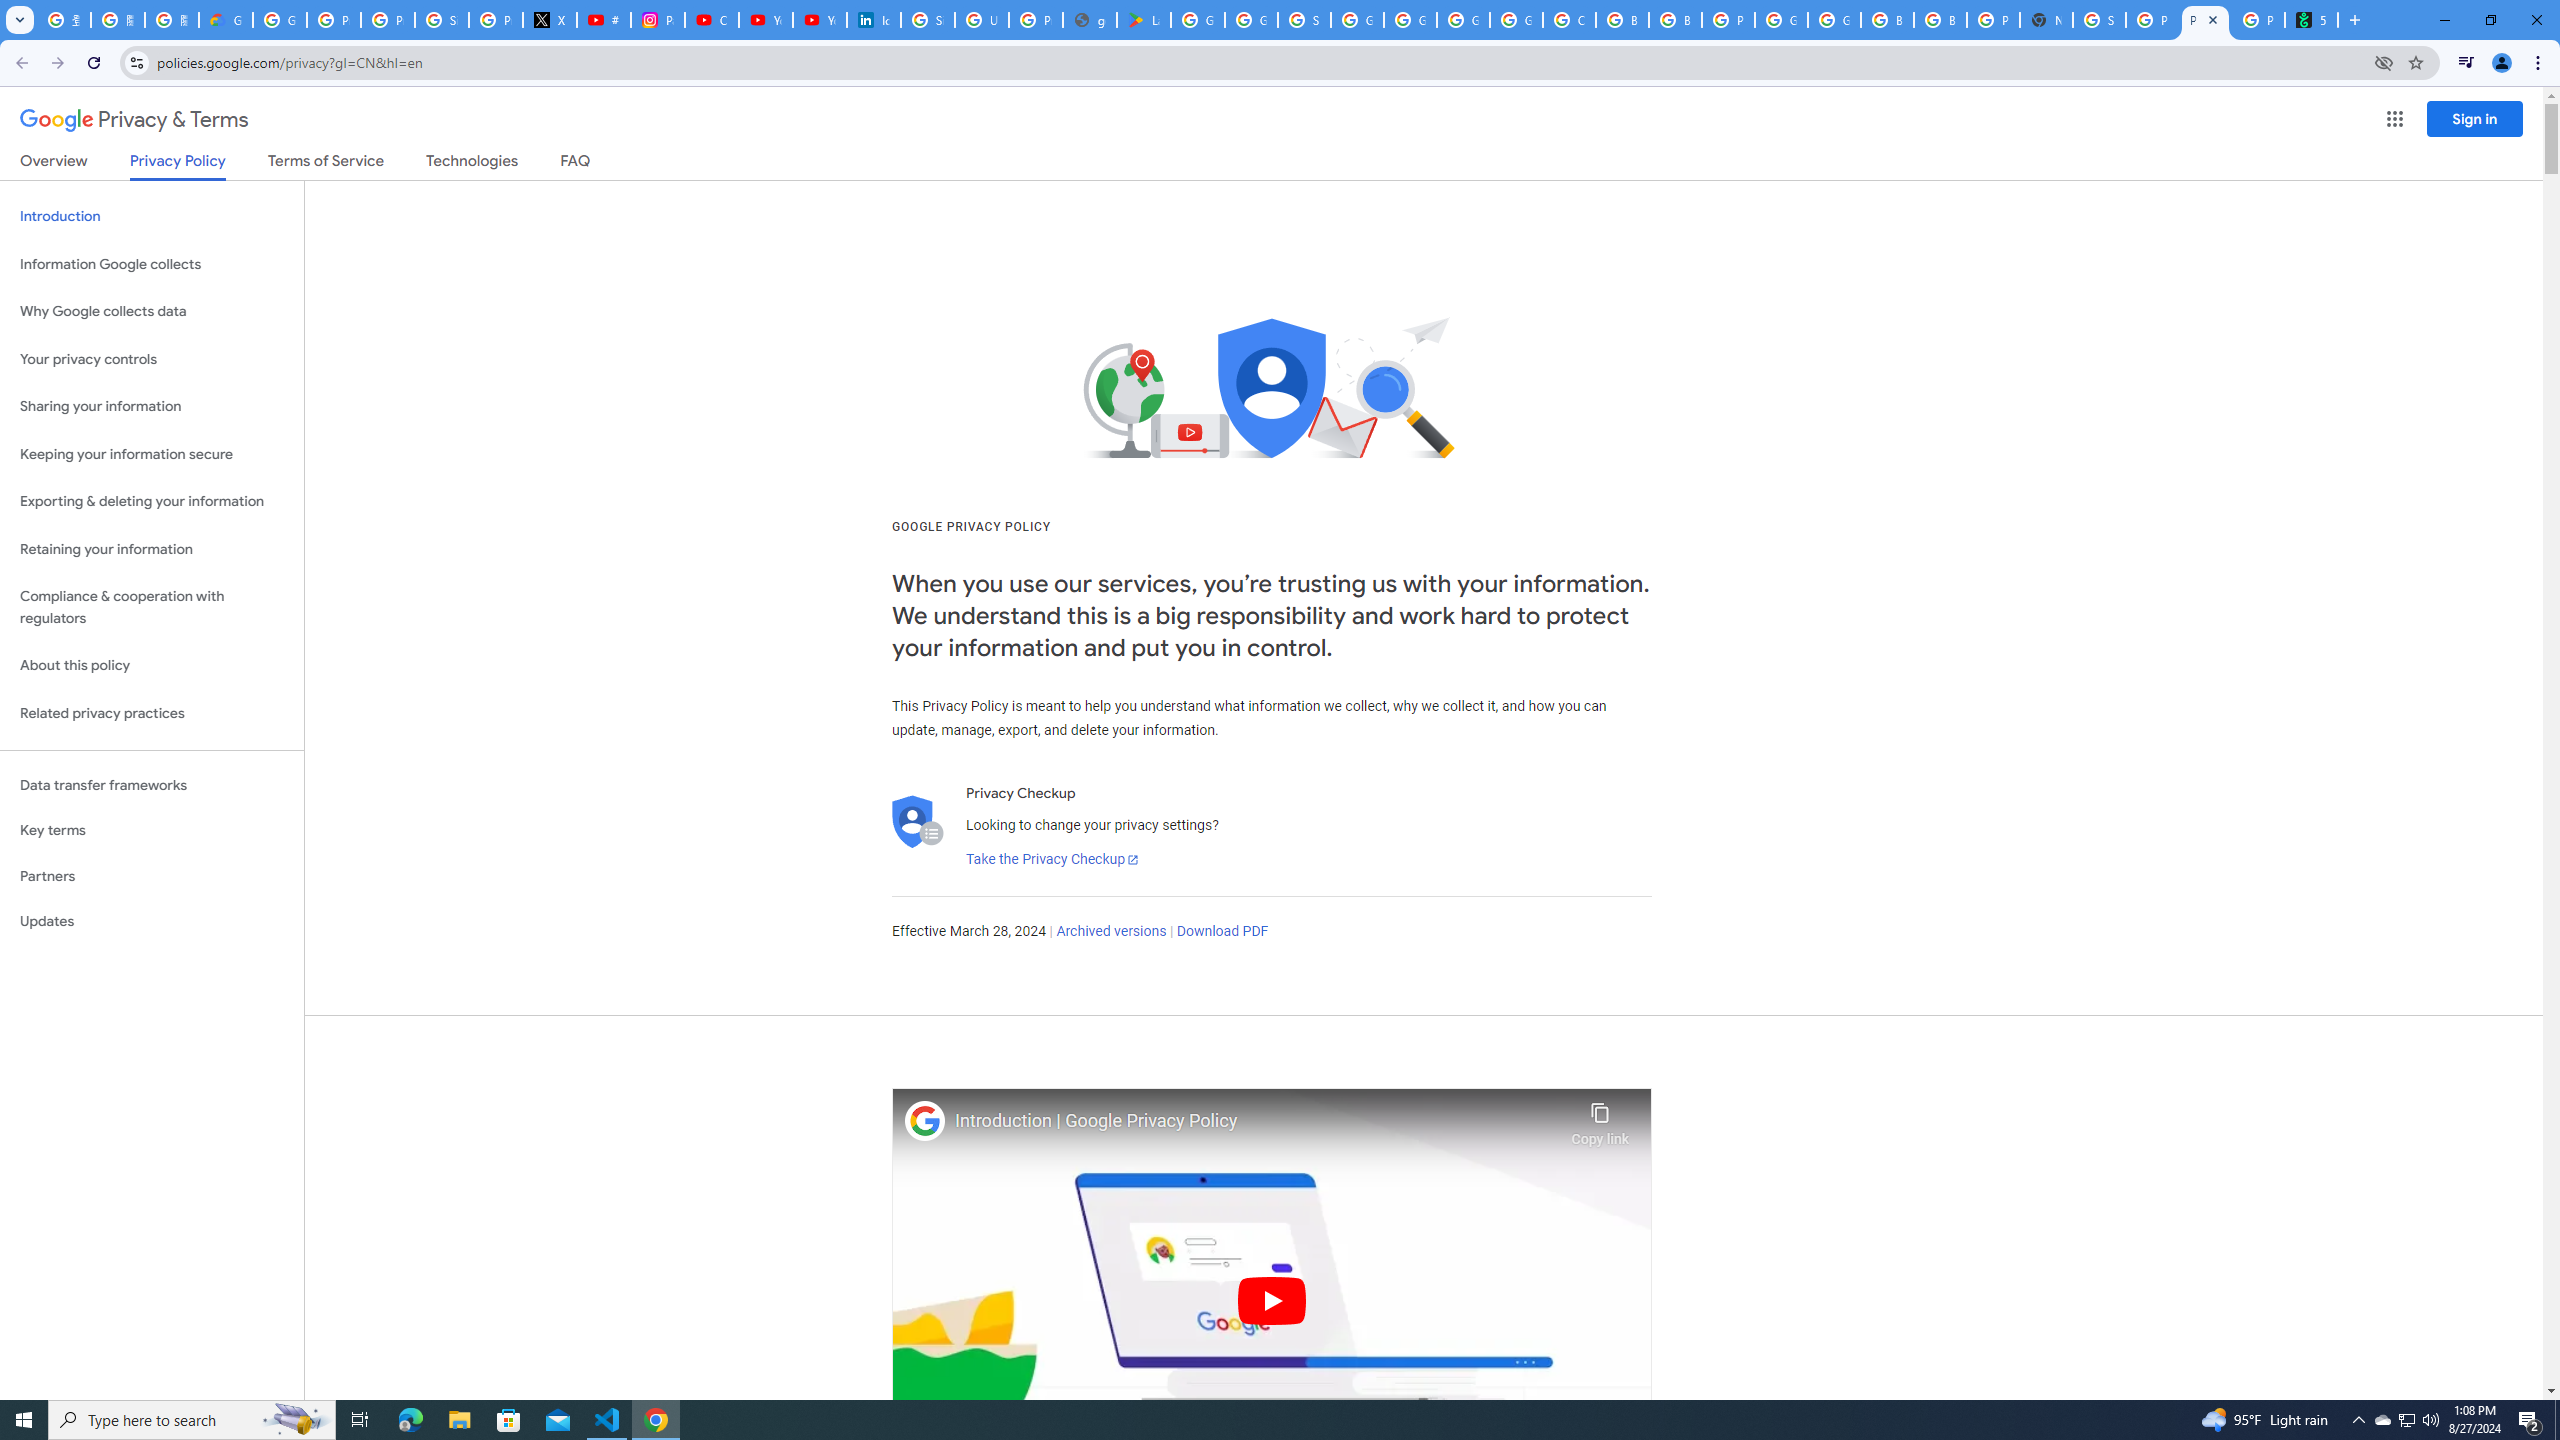  I want to click on 'Google Cloud Privacy Notice', so click(224, 19).